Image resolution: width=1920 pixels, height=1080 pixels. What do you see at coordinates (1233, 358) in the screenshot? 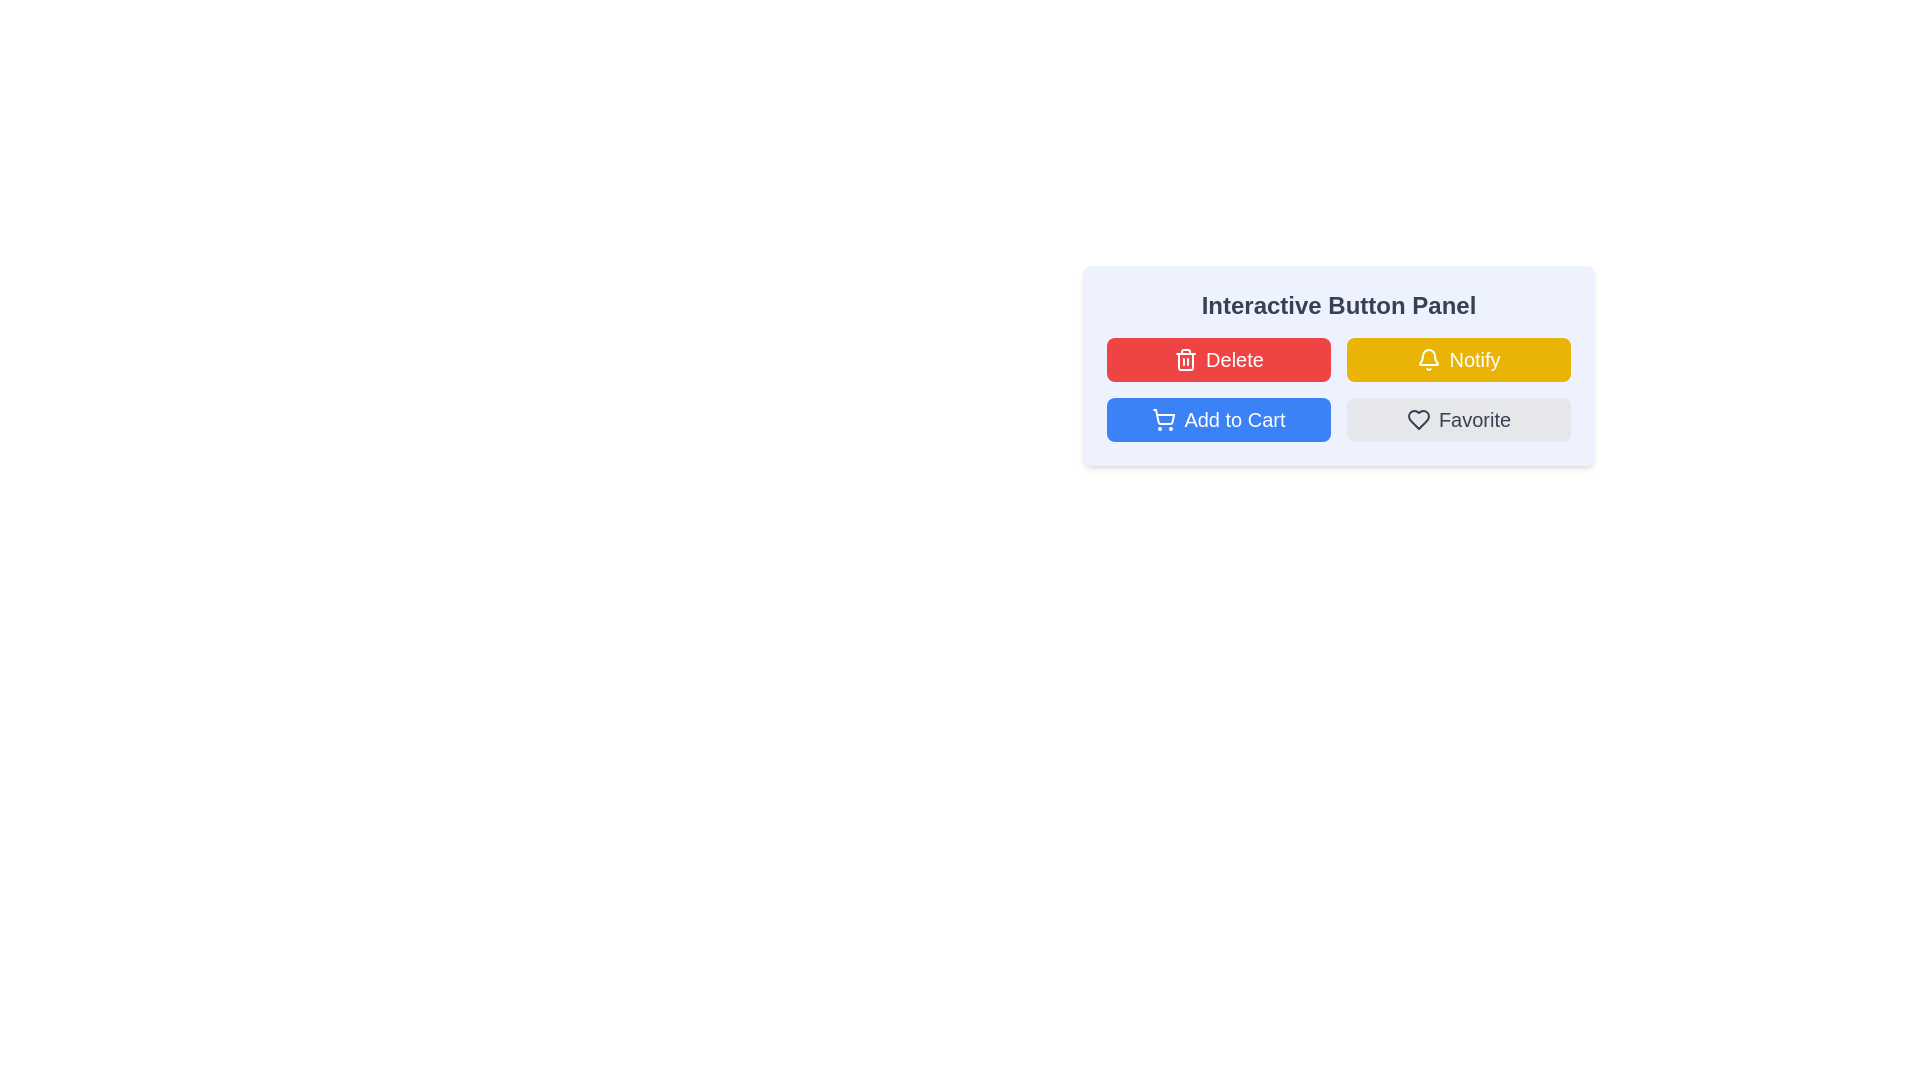
I see `the text label indicating the 'Delete' action, which is positioned within the button area in the interactive panel` at bounding box center [1233, 358].